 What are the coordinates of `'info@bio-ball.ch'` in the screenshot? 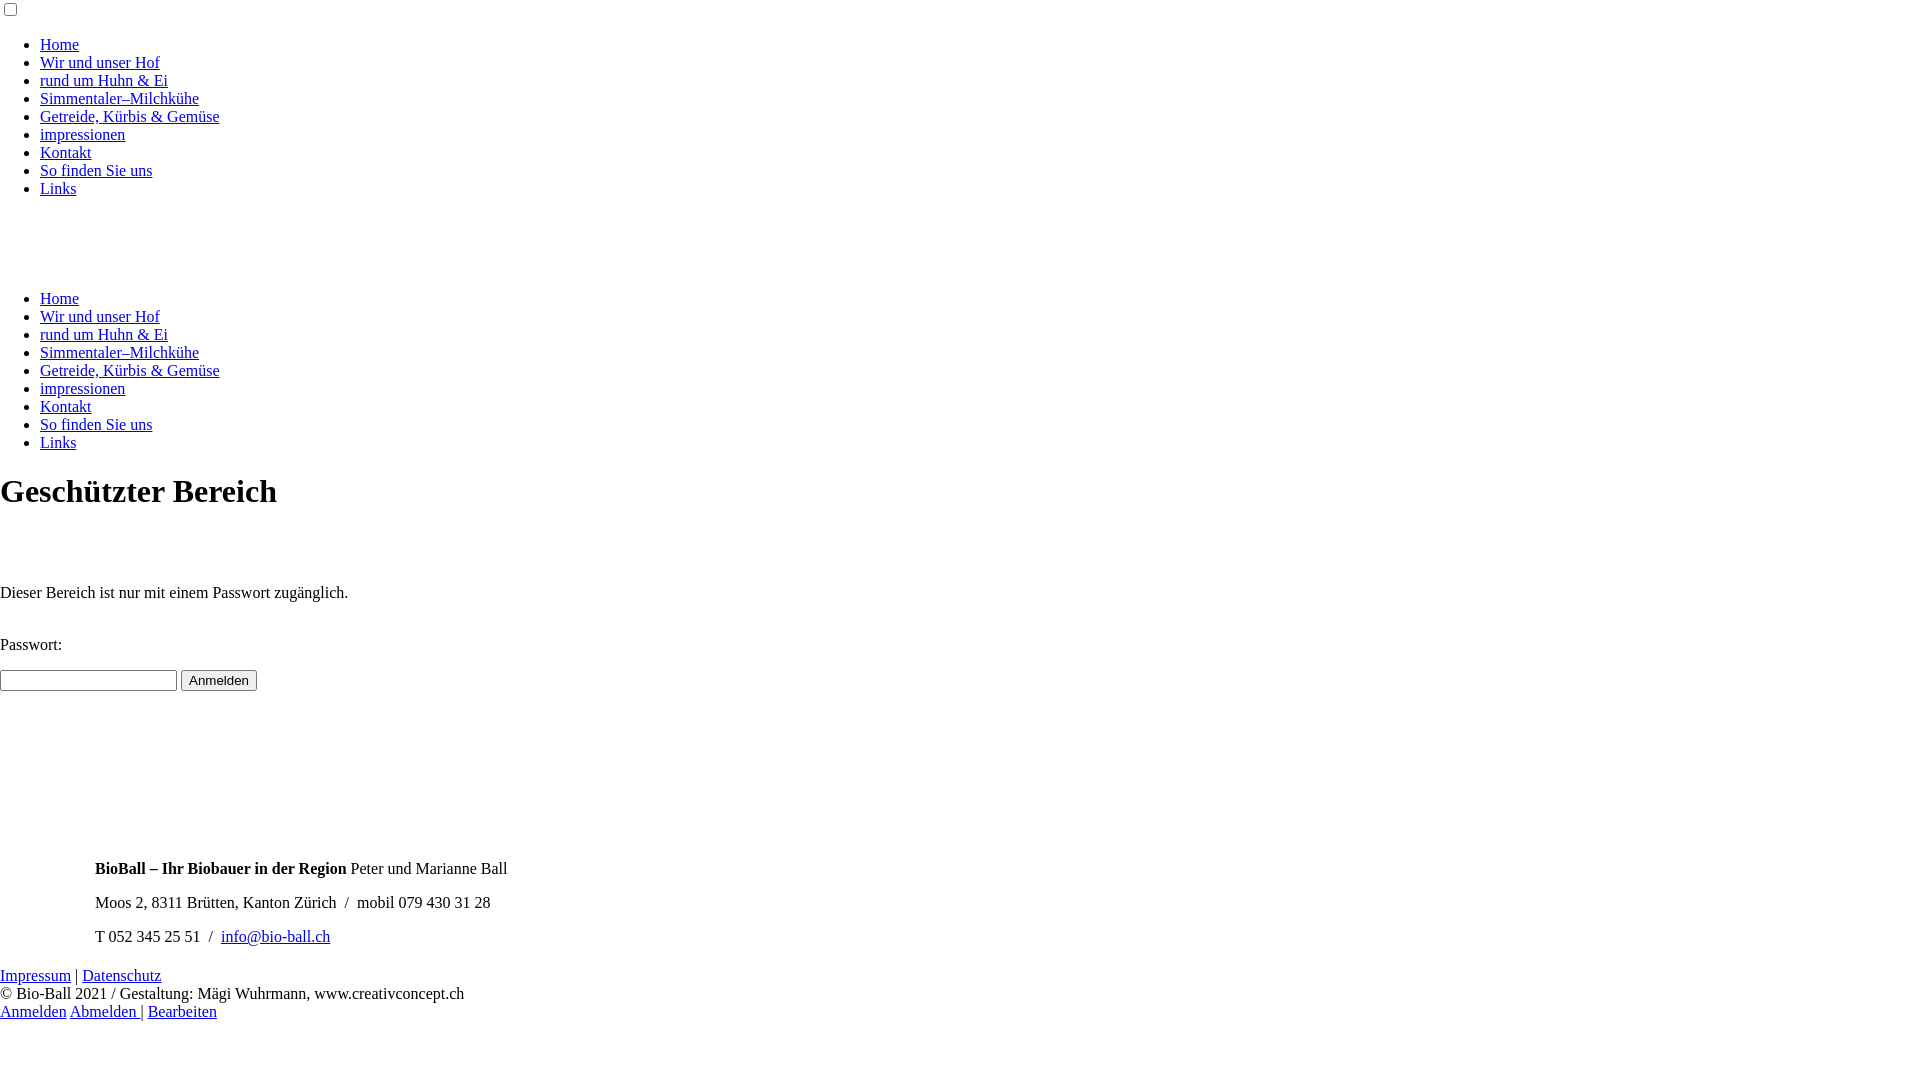 It's located at (274, 936).